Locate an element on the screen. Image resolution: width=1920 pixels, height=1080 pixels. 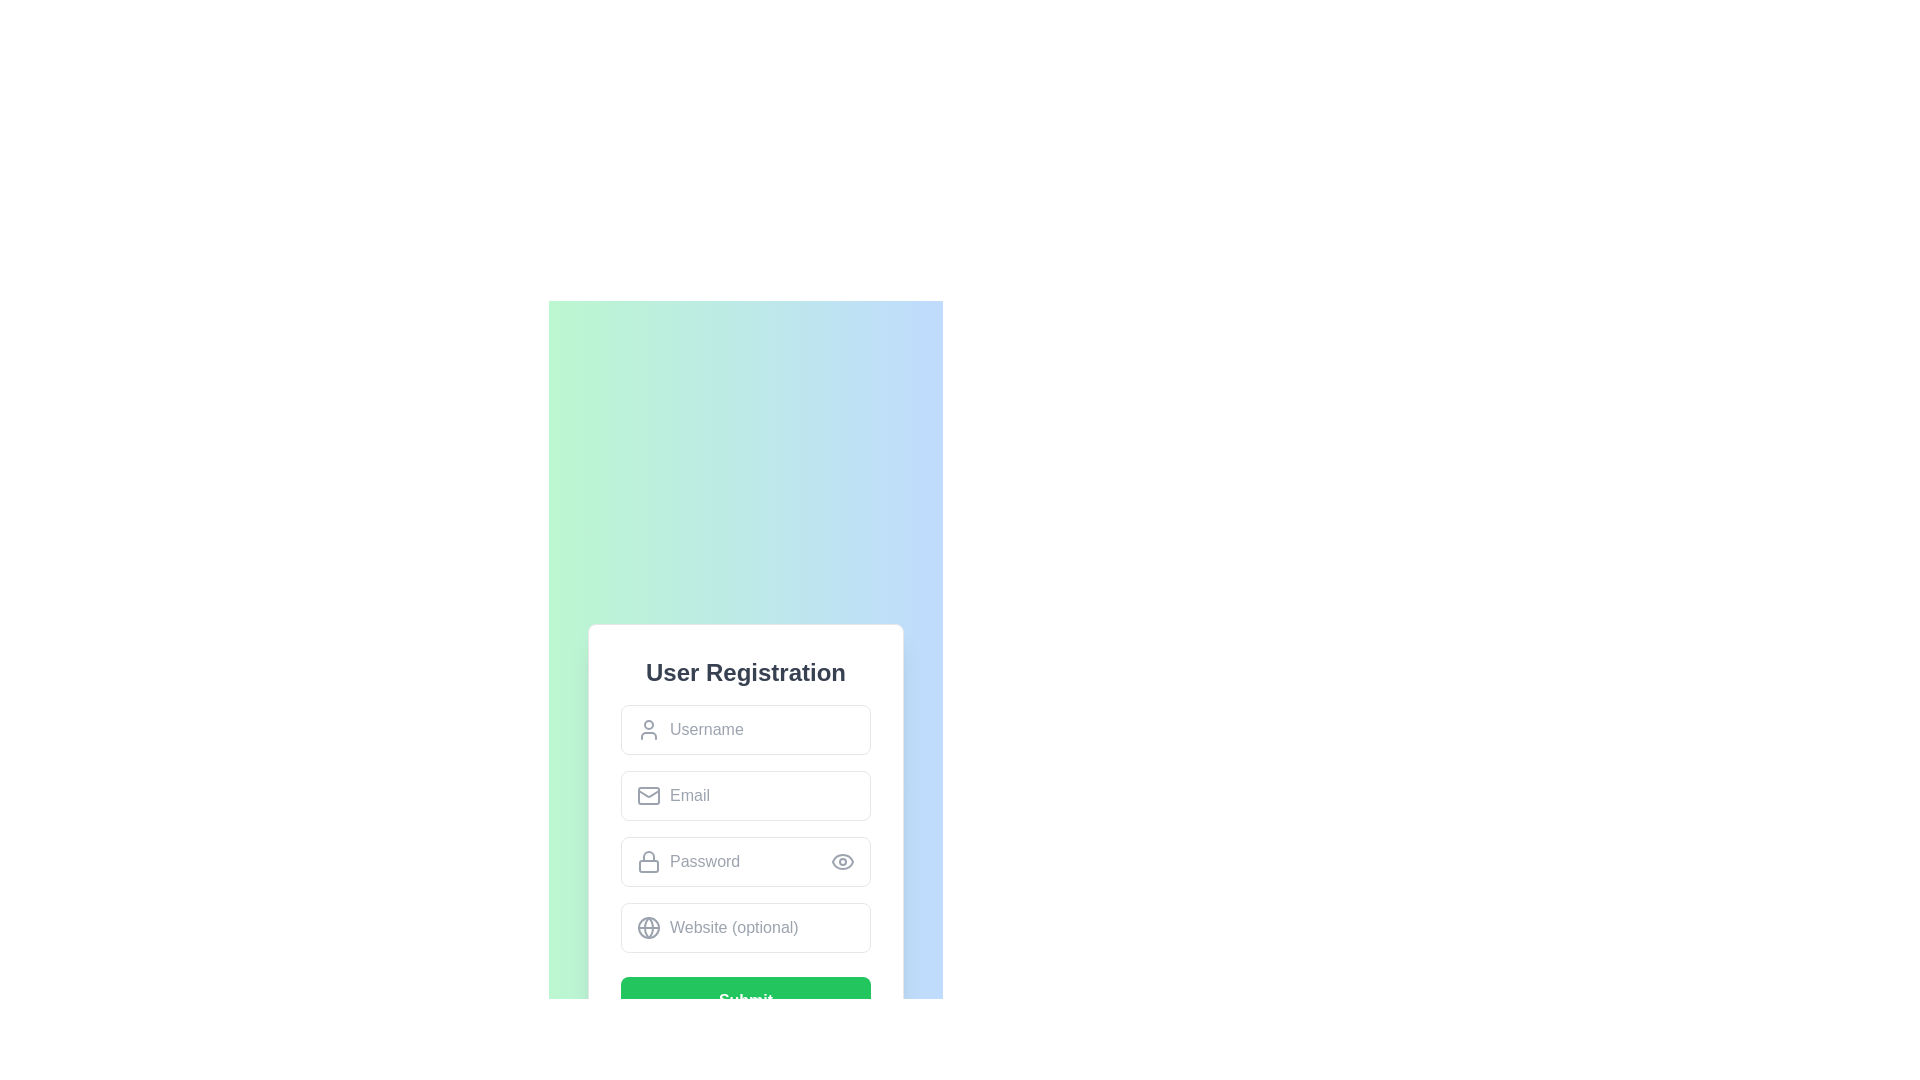
the text input field styled as a rounded rectangle with placeholder text 'Website (optional)' to focus the input is located at coordinates (744, 928).